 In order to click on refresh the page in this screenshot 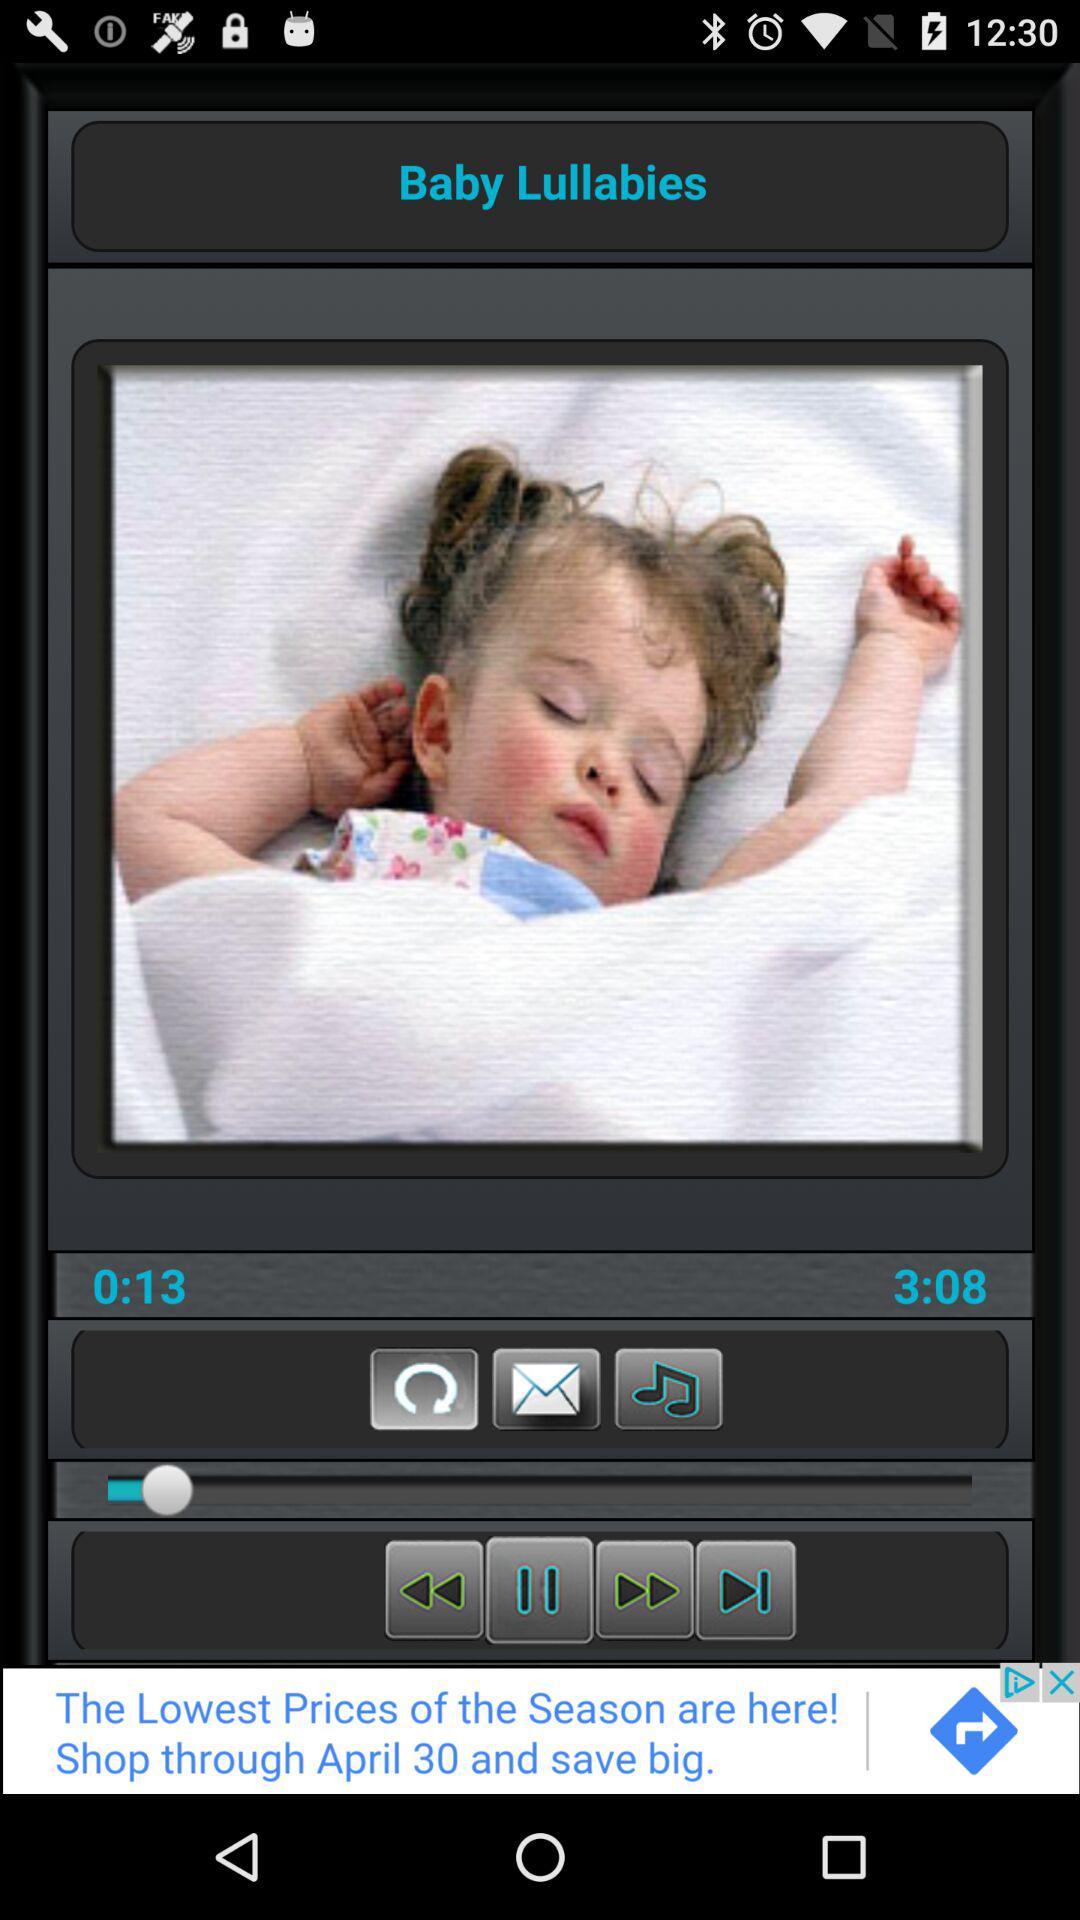, I will do `click(423, 1387)`.